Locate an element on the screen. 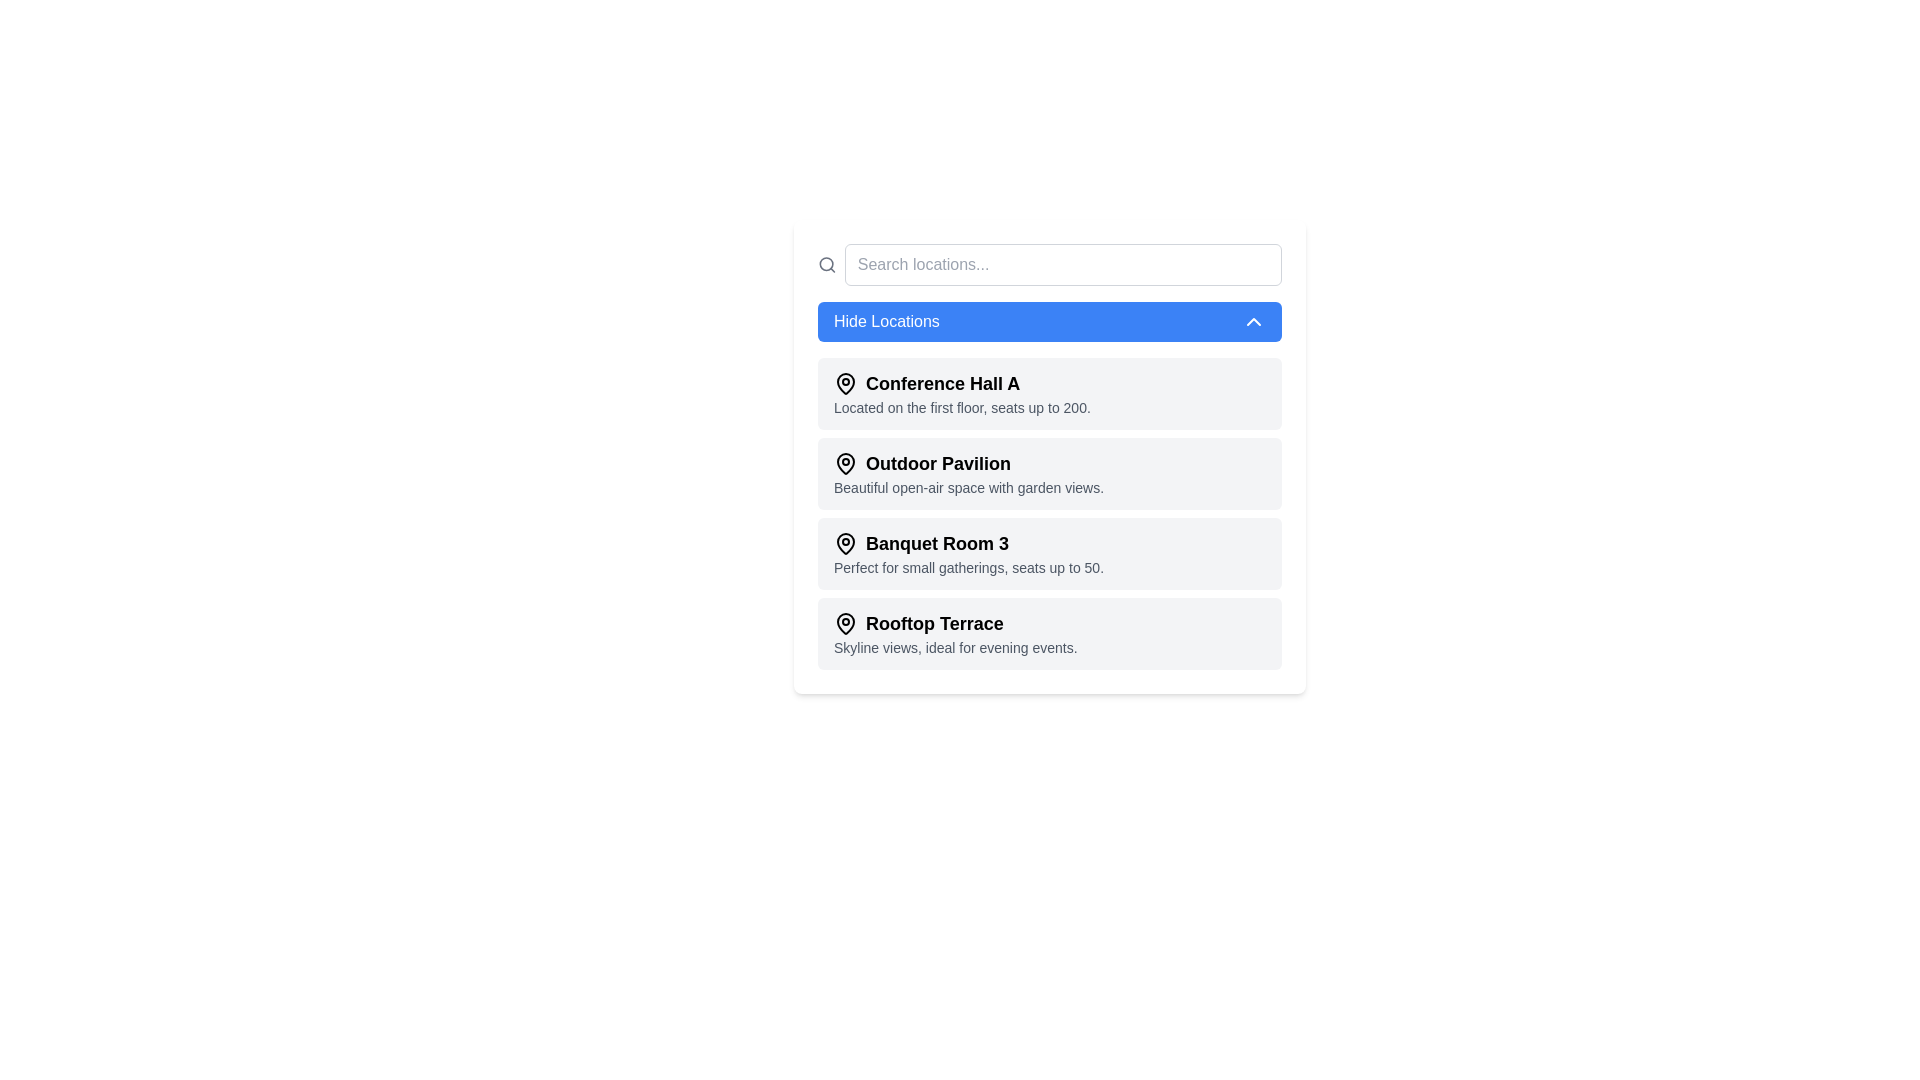 This screenshot has height=1080, width=1920. the list item titled 'Rooftop Terrace' is located at coordinates (1049, 633).